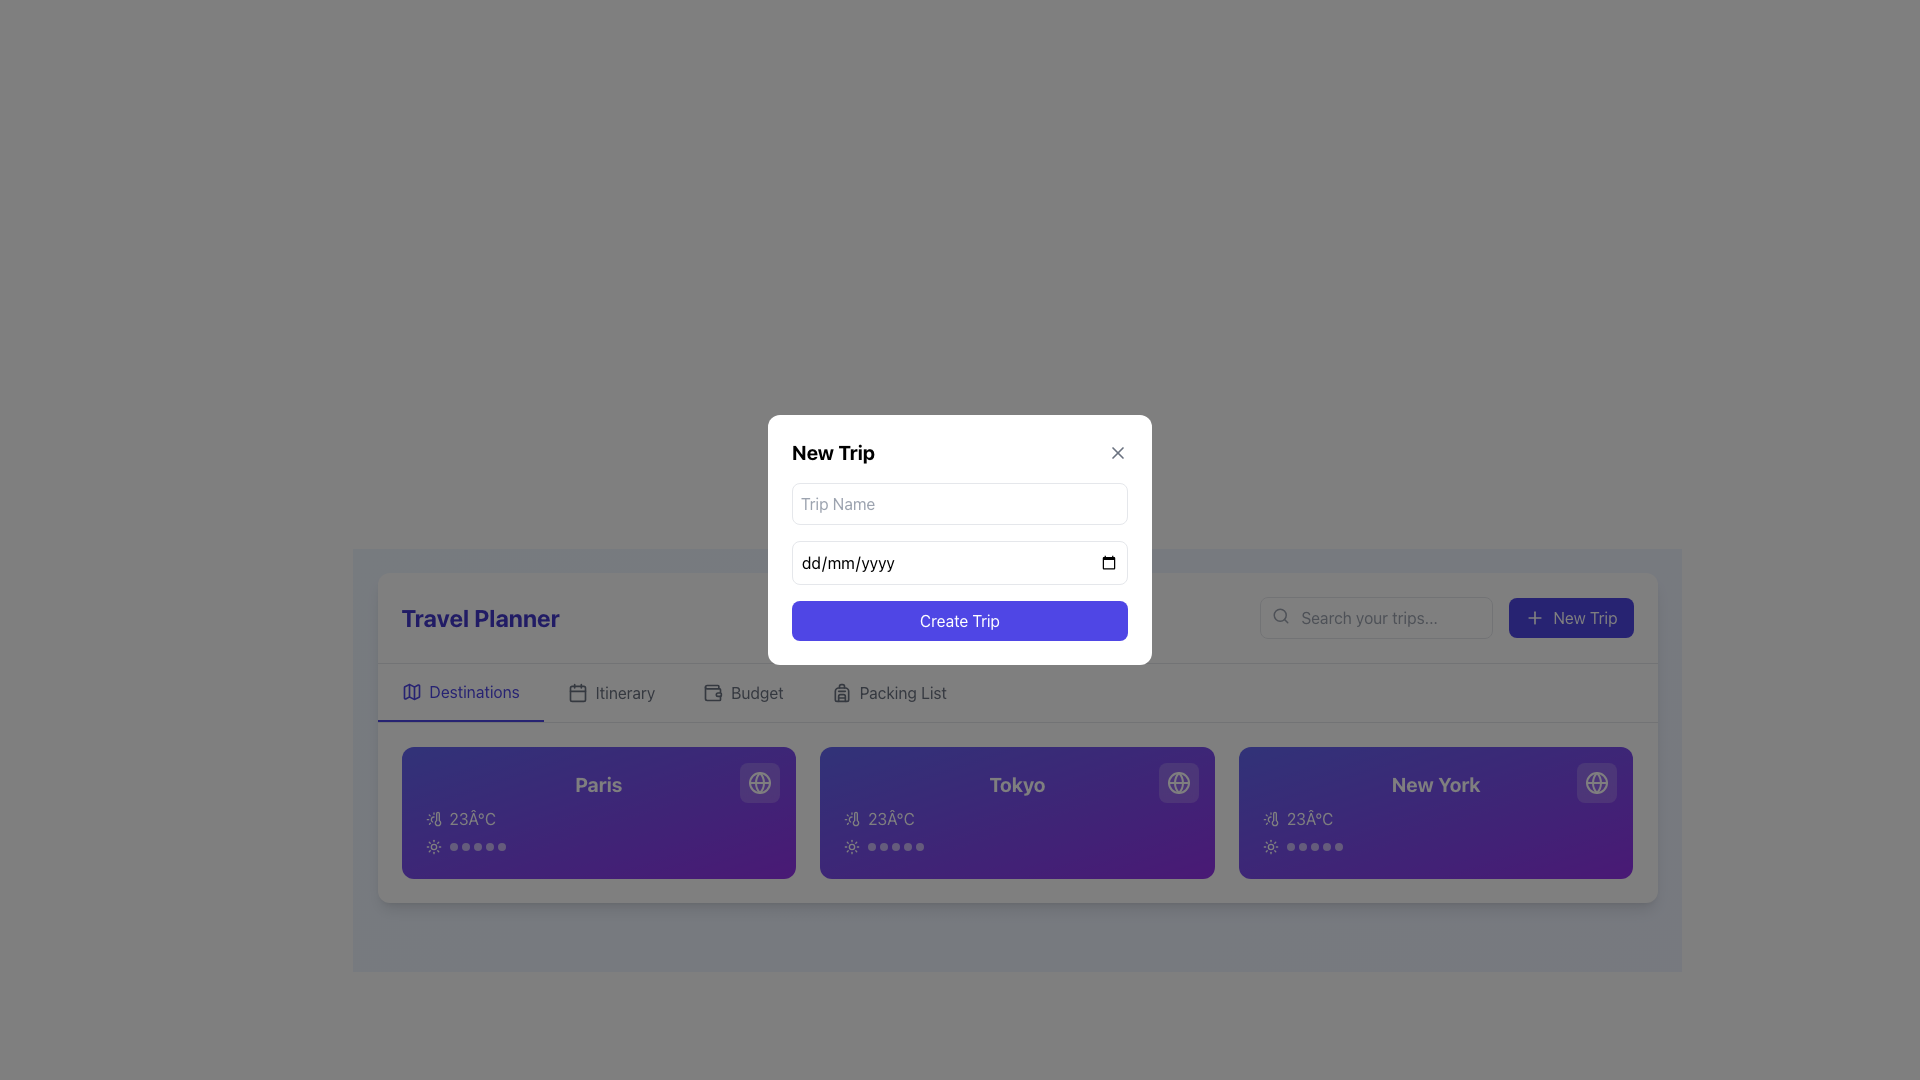 Image resolution: width=1920 pixels, height=1080 pixels. What do you see at coordinates (1314, 847) in the screenshot?
I see `the pagination or state indicator located at the bottom of the 'New York' card, specifically beneath the temperature text '23°C'` at bounding box center [1314, 847].